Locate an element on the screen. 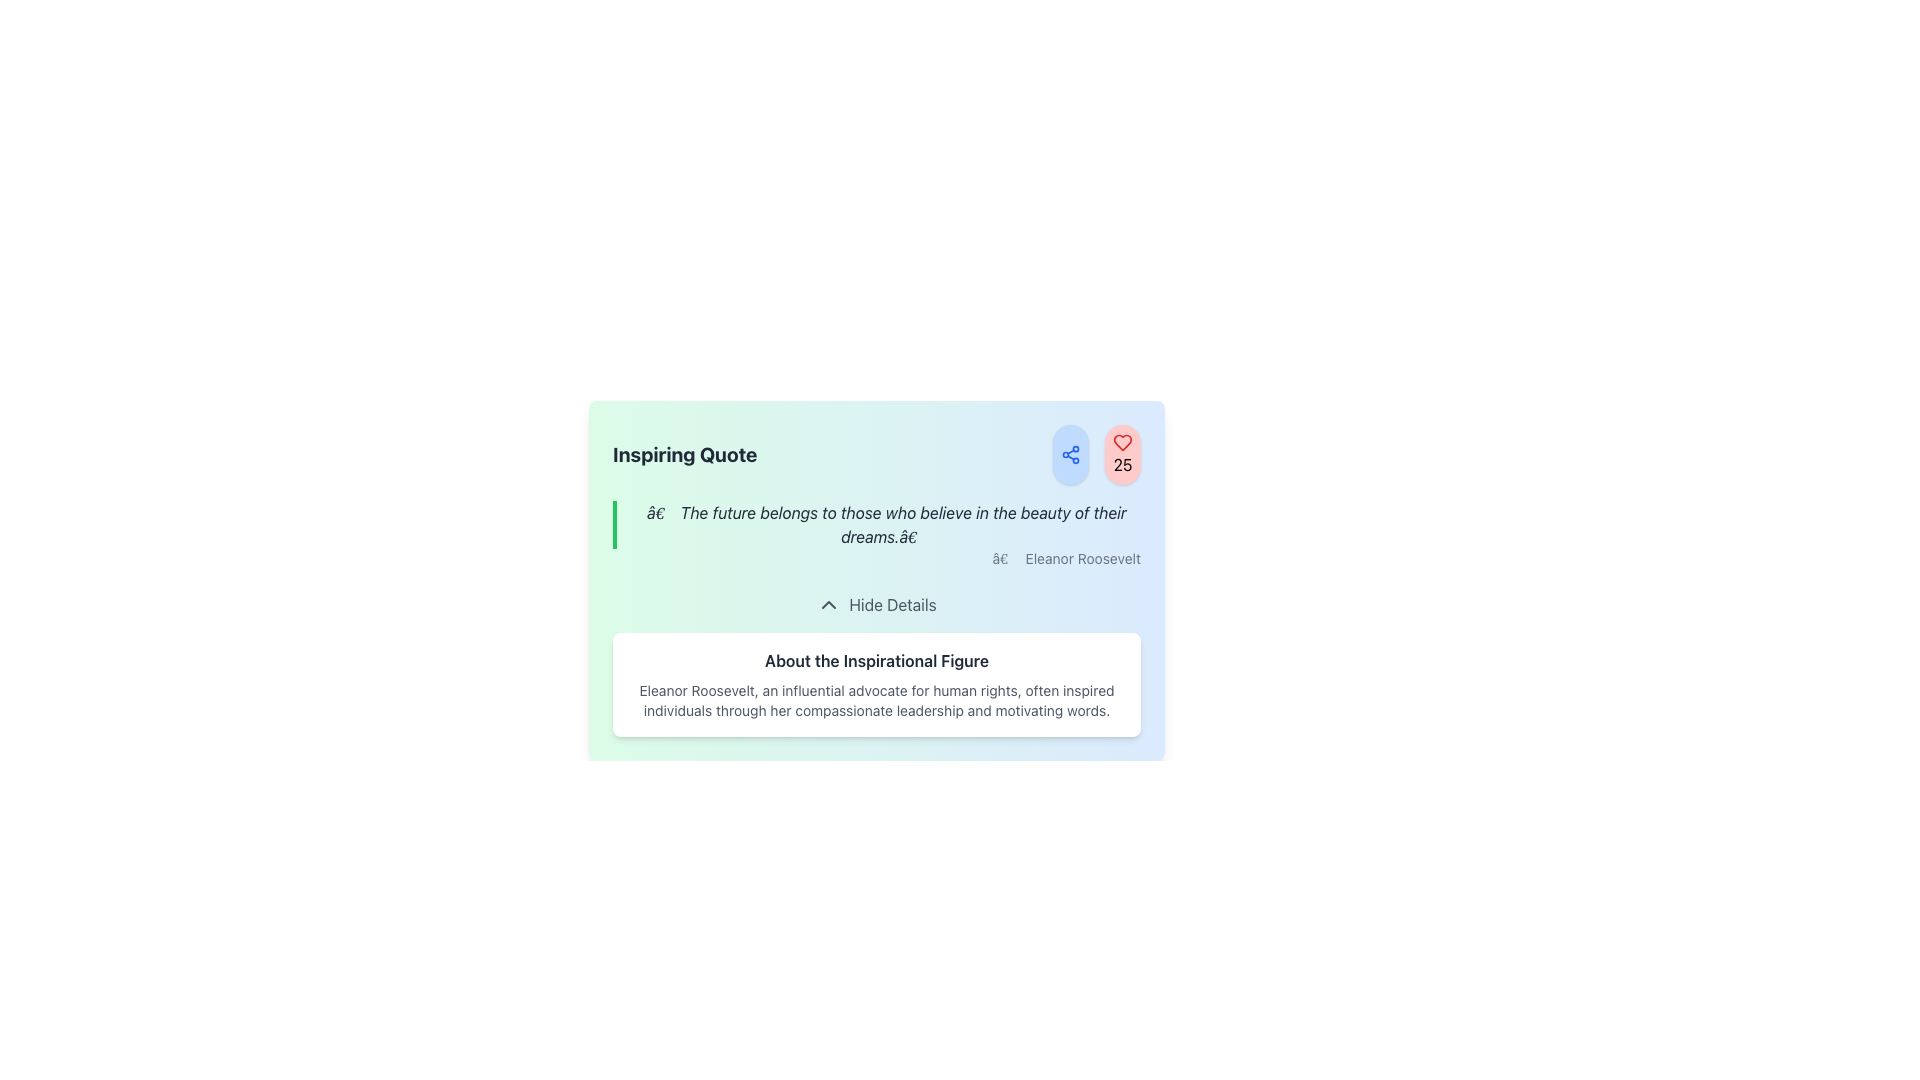 The height and width of the screenshot is (1080, 1920). the toggle button located below the text '— Eleanor Roosevelt' is located at coordinates (877, 604).